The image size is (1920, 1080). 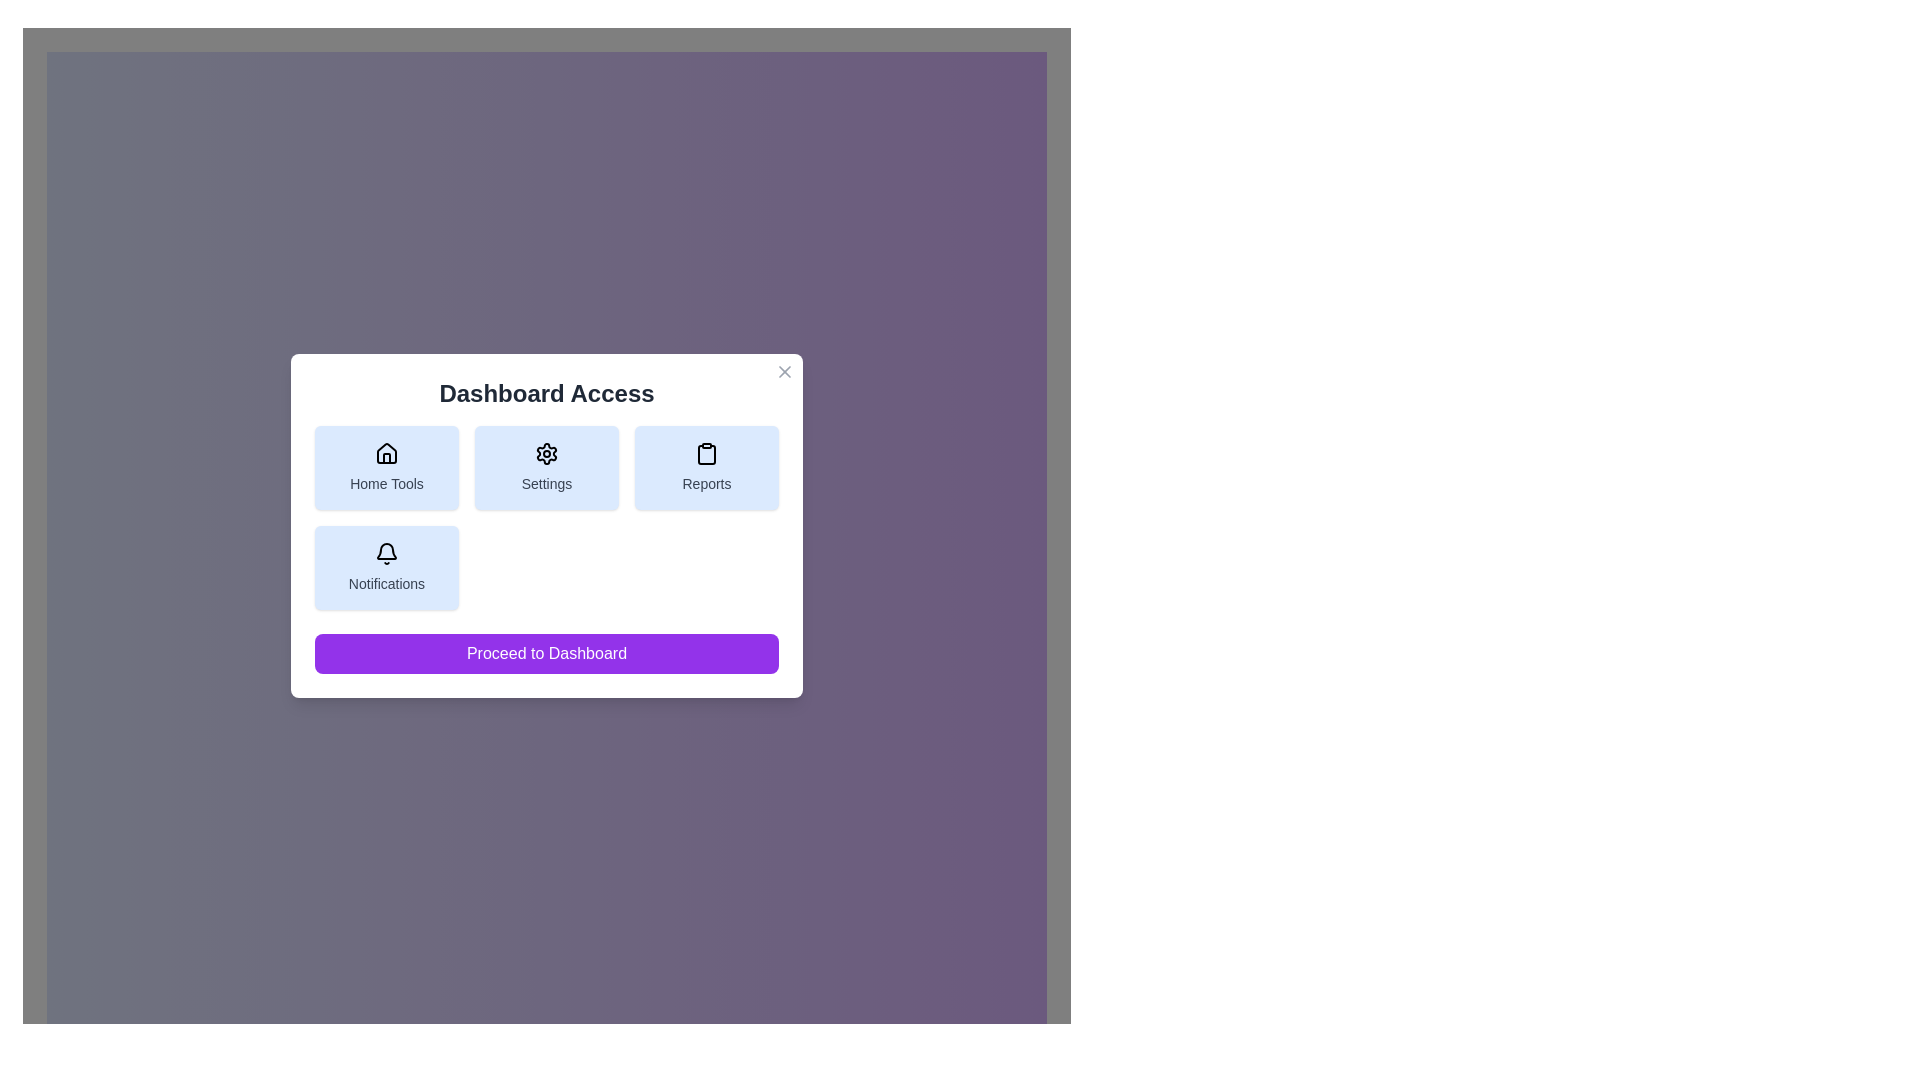 What do you see at coordinates (547, 483) in the screenshot?
I see `the 'Settings' label located below the gear icon in the second button of the top row within the 'Dashboard Access' dialog box` at bounding box center [547, 483].